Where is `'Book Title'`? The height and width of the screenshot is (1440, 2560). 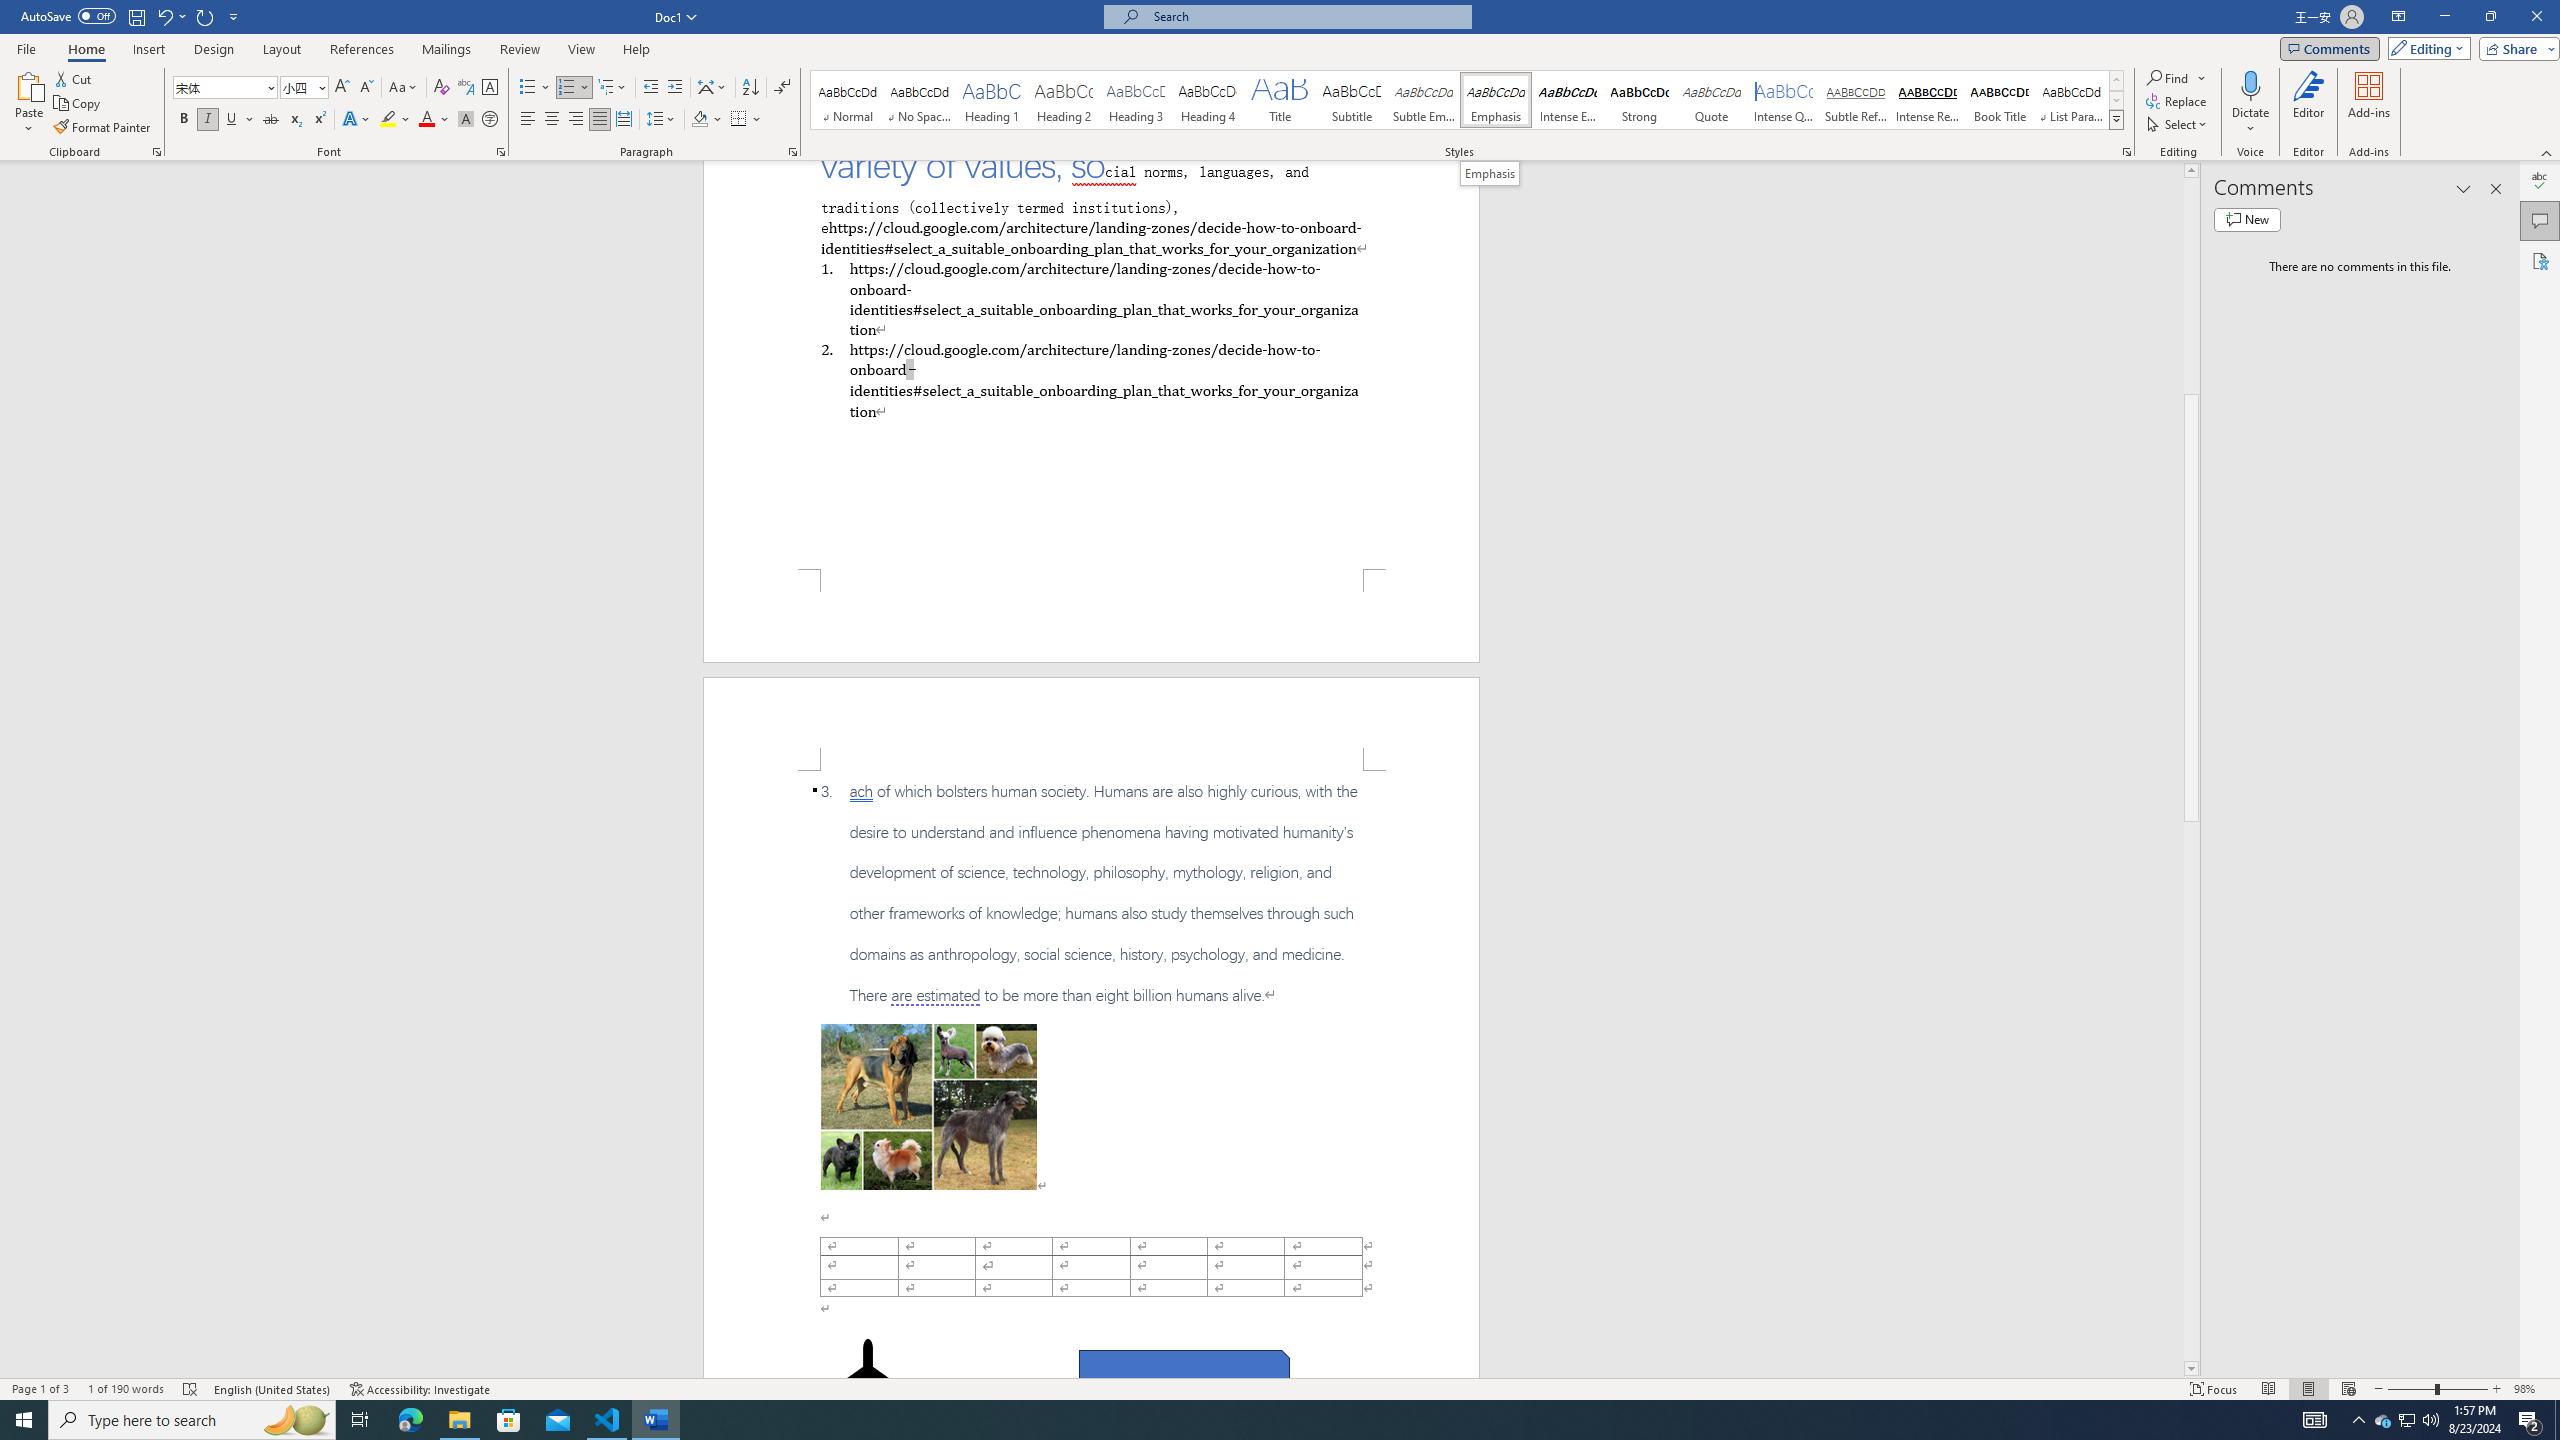 'Book Title' is located at coordinates (1998, 99).